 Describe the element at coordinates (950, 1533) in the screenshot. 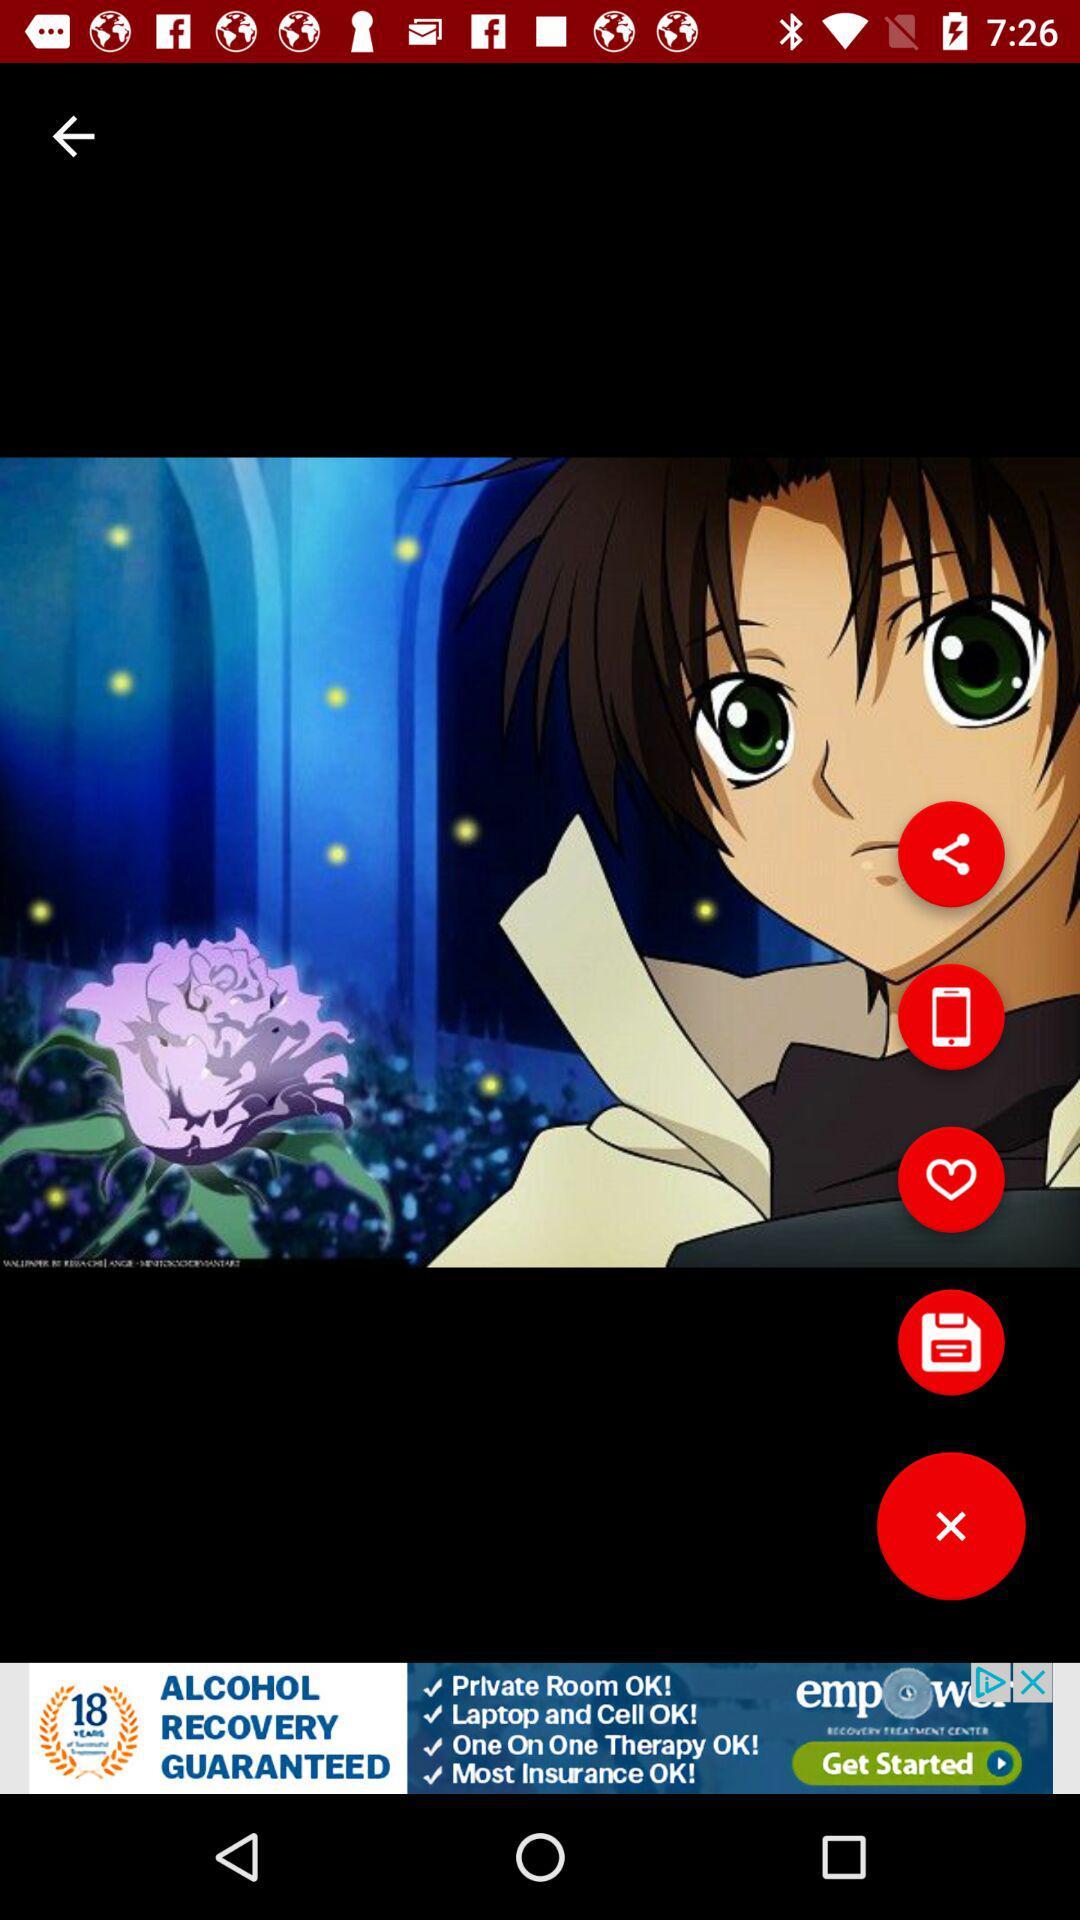

I see `button` at that location.